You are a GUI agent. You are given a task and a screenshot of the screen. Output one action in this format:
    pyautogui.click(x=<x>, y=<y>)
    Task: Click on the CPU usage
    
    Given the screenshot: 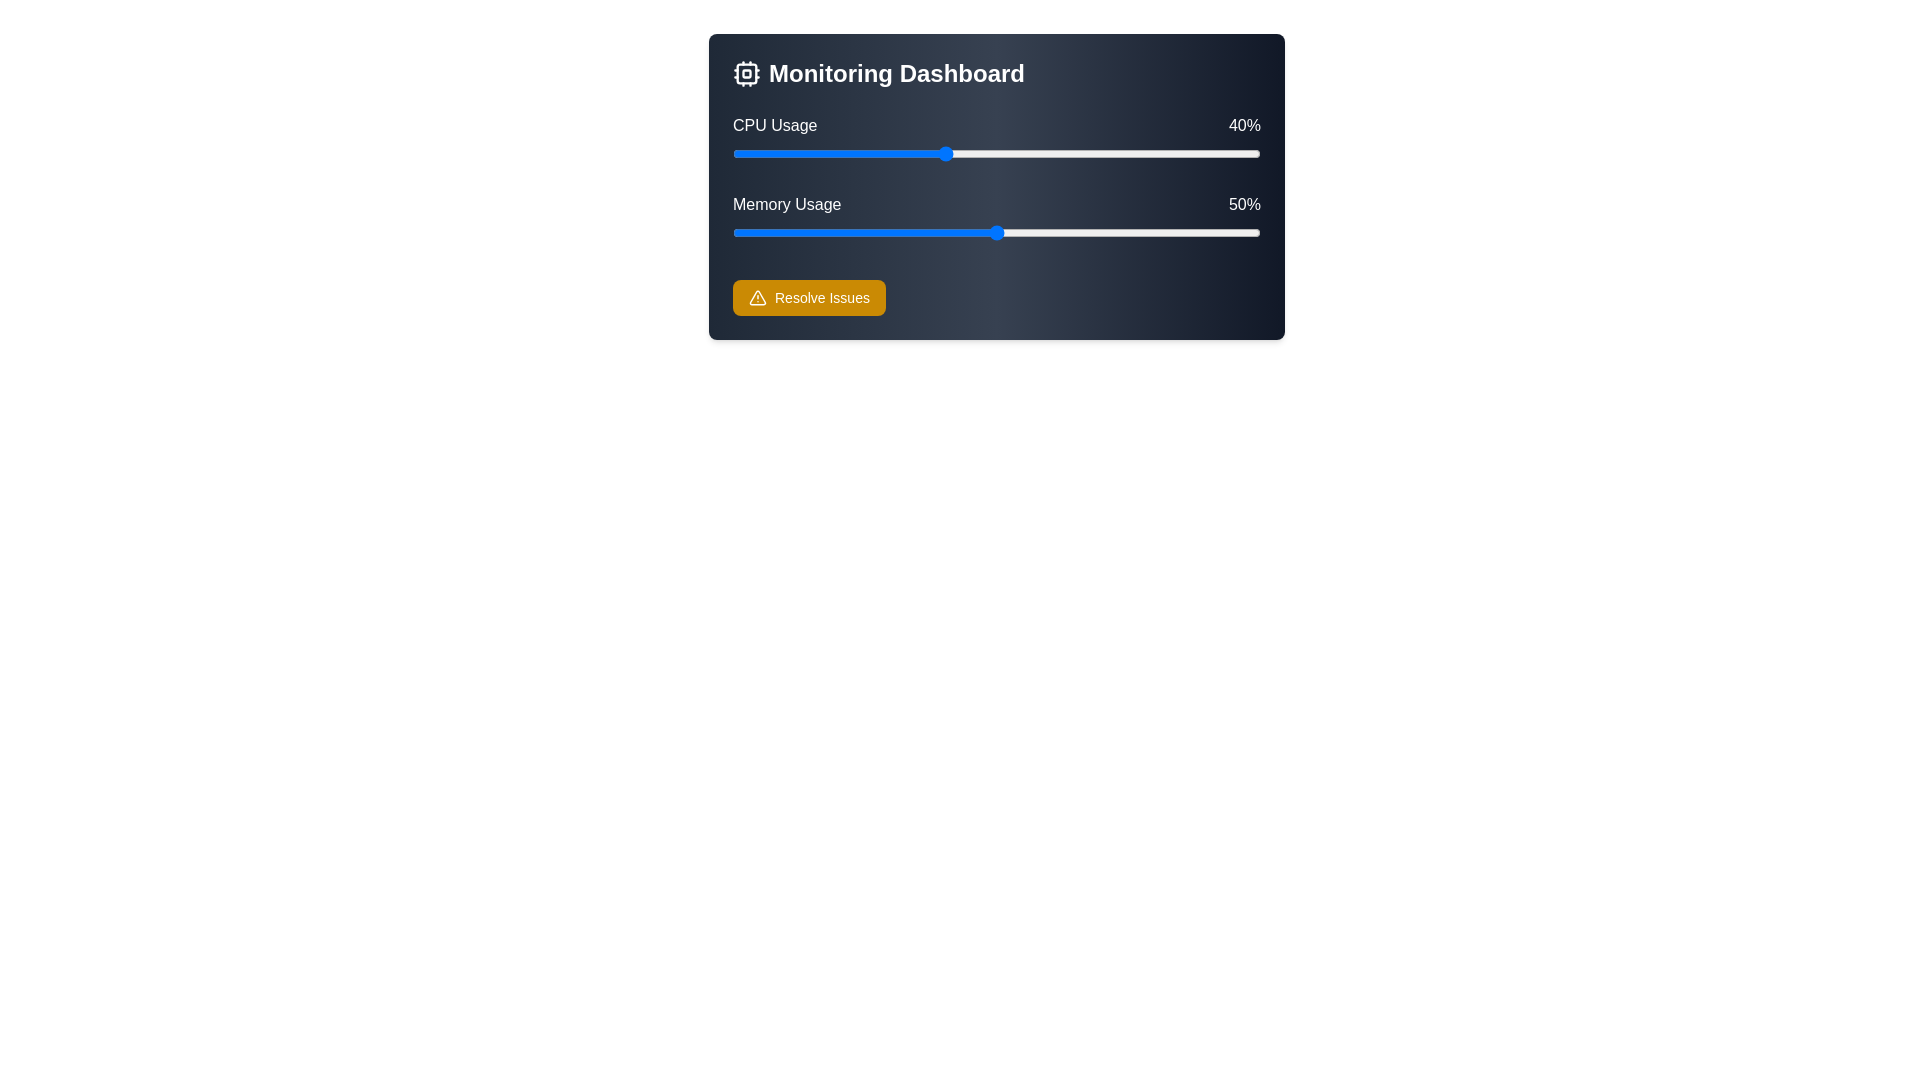 What is the action you would take?
    pyautogui.click(x=911, y=153)
    